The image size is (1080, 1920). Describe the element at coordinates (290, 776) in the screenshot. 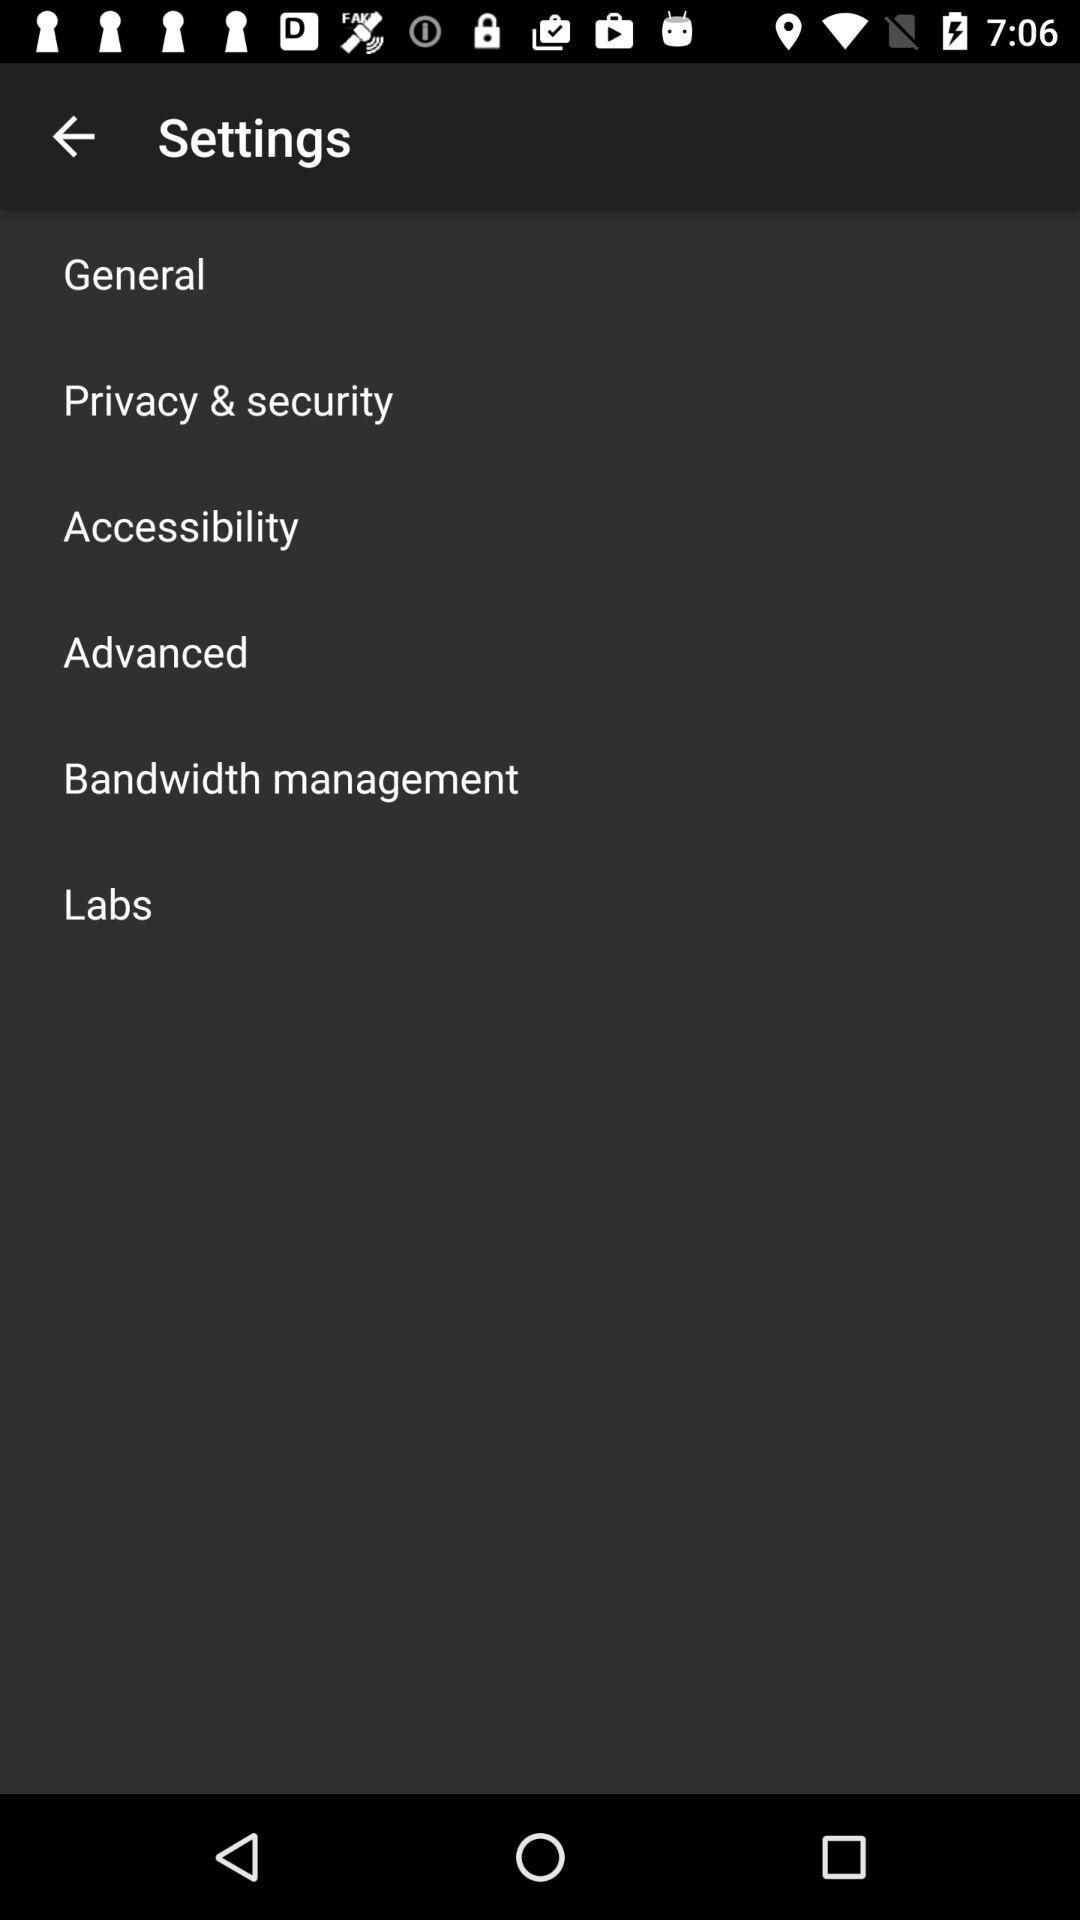

I see `bandwidth management item` at that location.